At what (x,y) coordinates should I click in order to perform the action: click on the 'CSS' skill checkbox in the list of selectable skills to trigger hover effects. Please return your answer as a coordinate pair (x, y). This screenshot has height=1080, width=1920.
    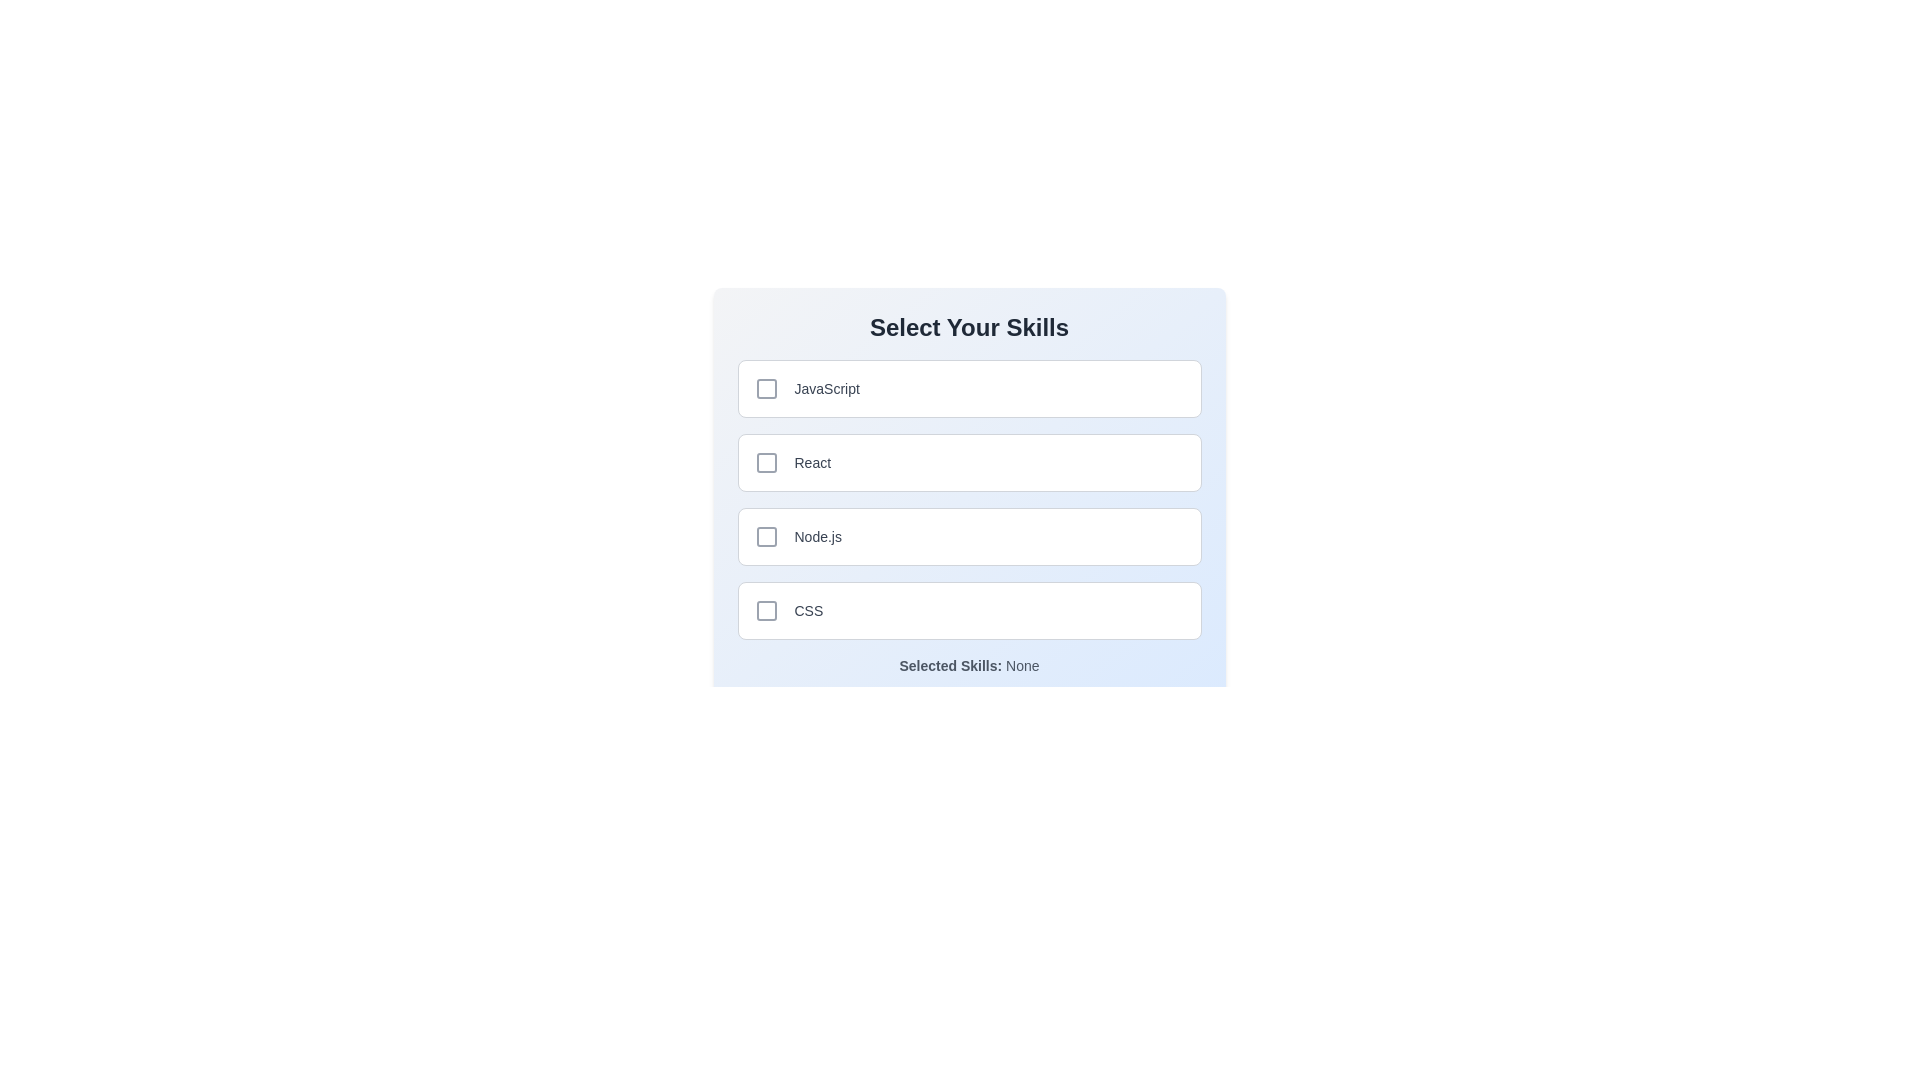
    Looking at the image, I should click on (969, 609).